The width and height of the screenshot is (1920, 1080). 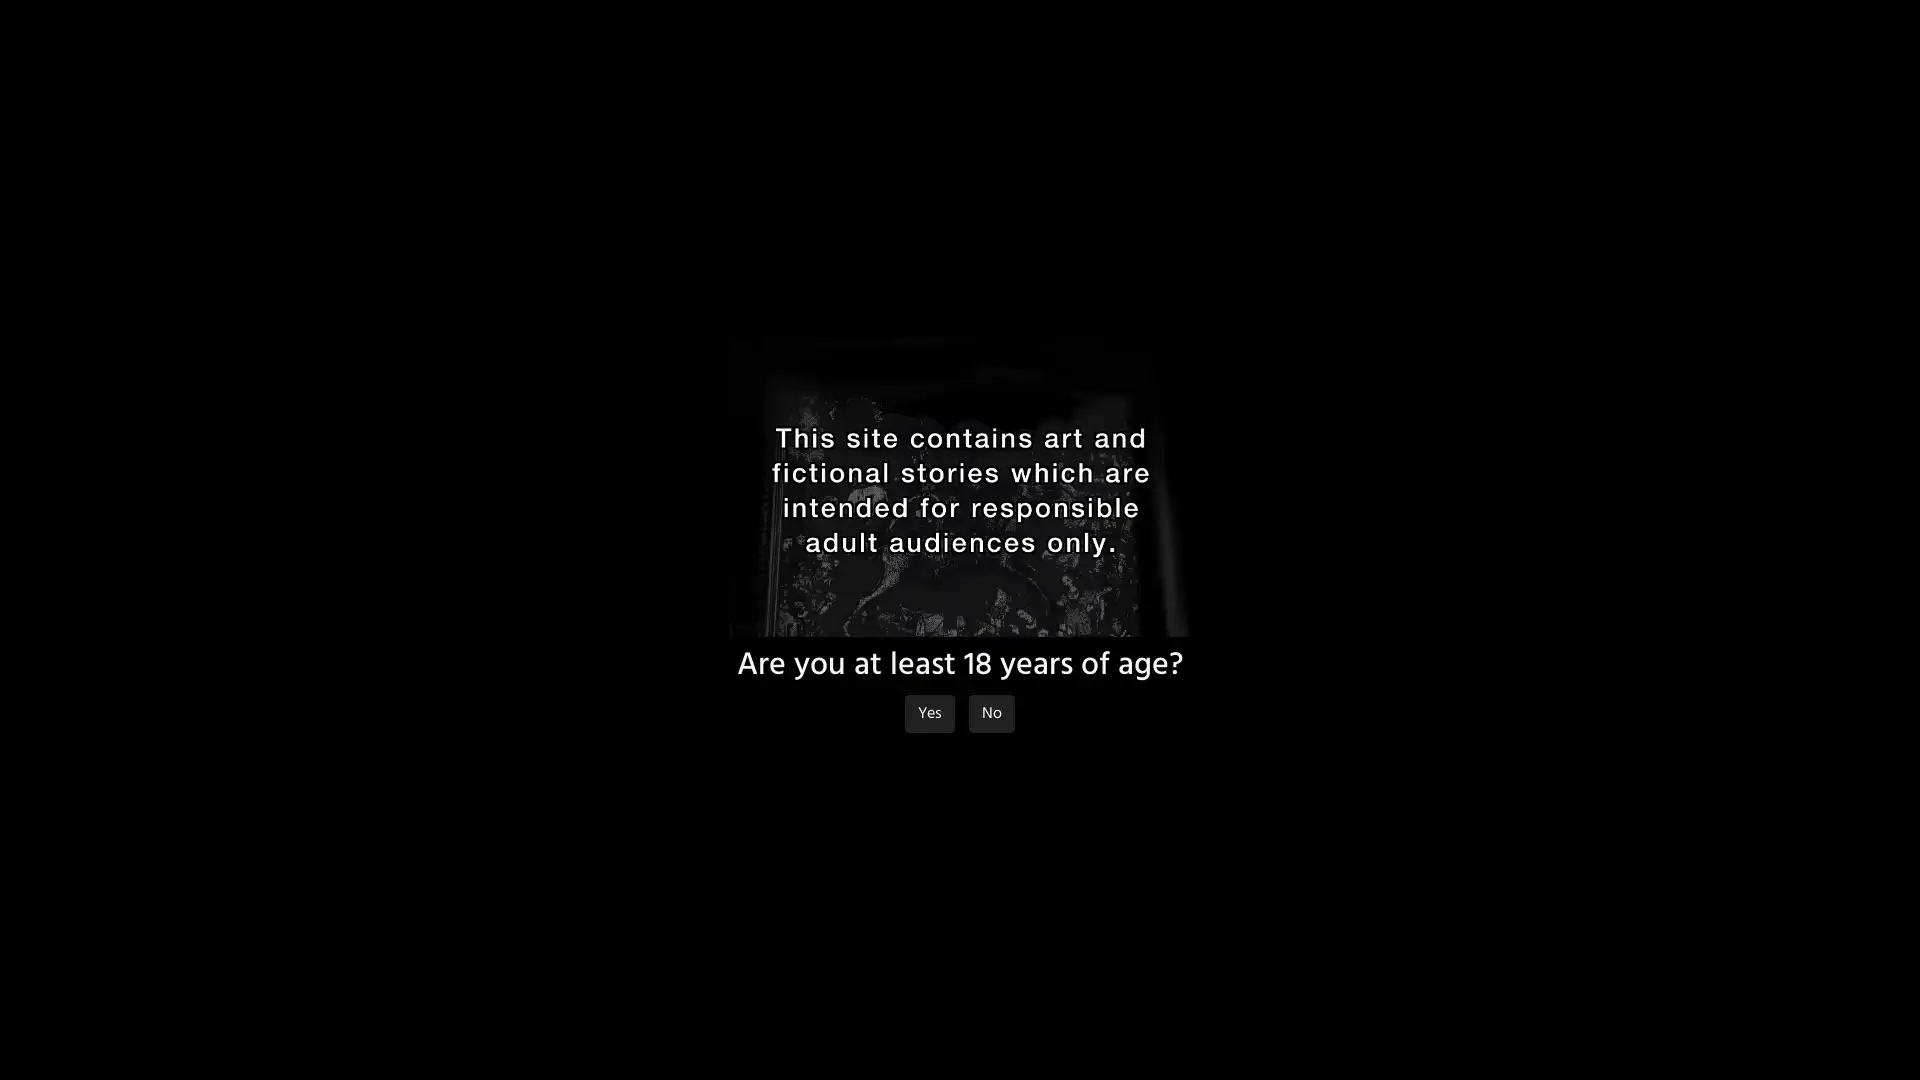 What do you see at coordinates (992, 712) in the screenshot?
I see `No` at bounding box center [992, 712].